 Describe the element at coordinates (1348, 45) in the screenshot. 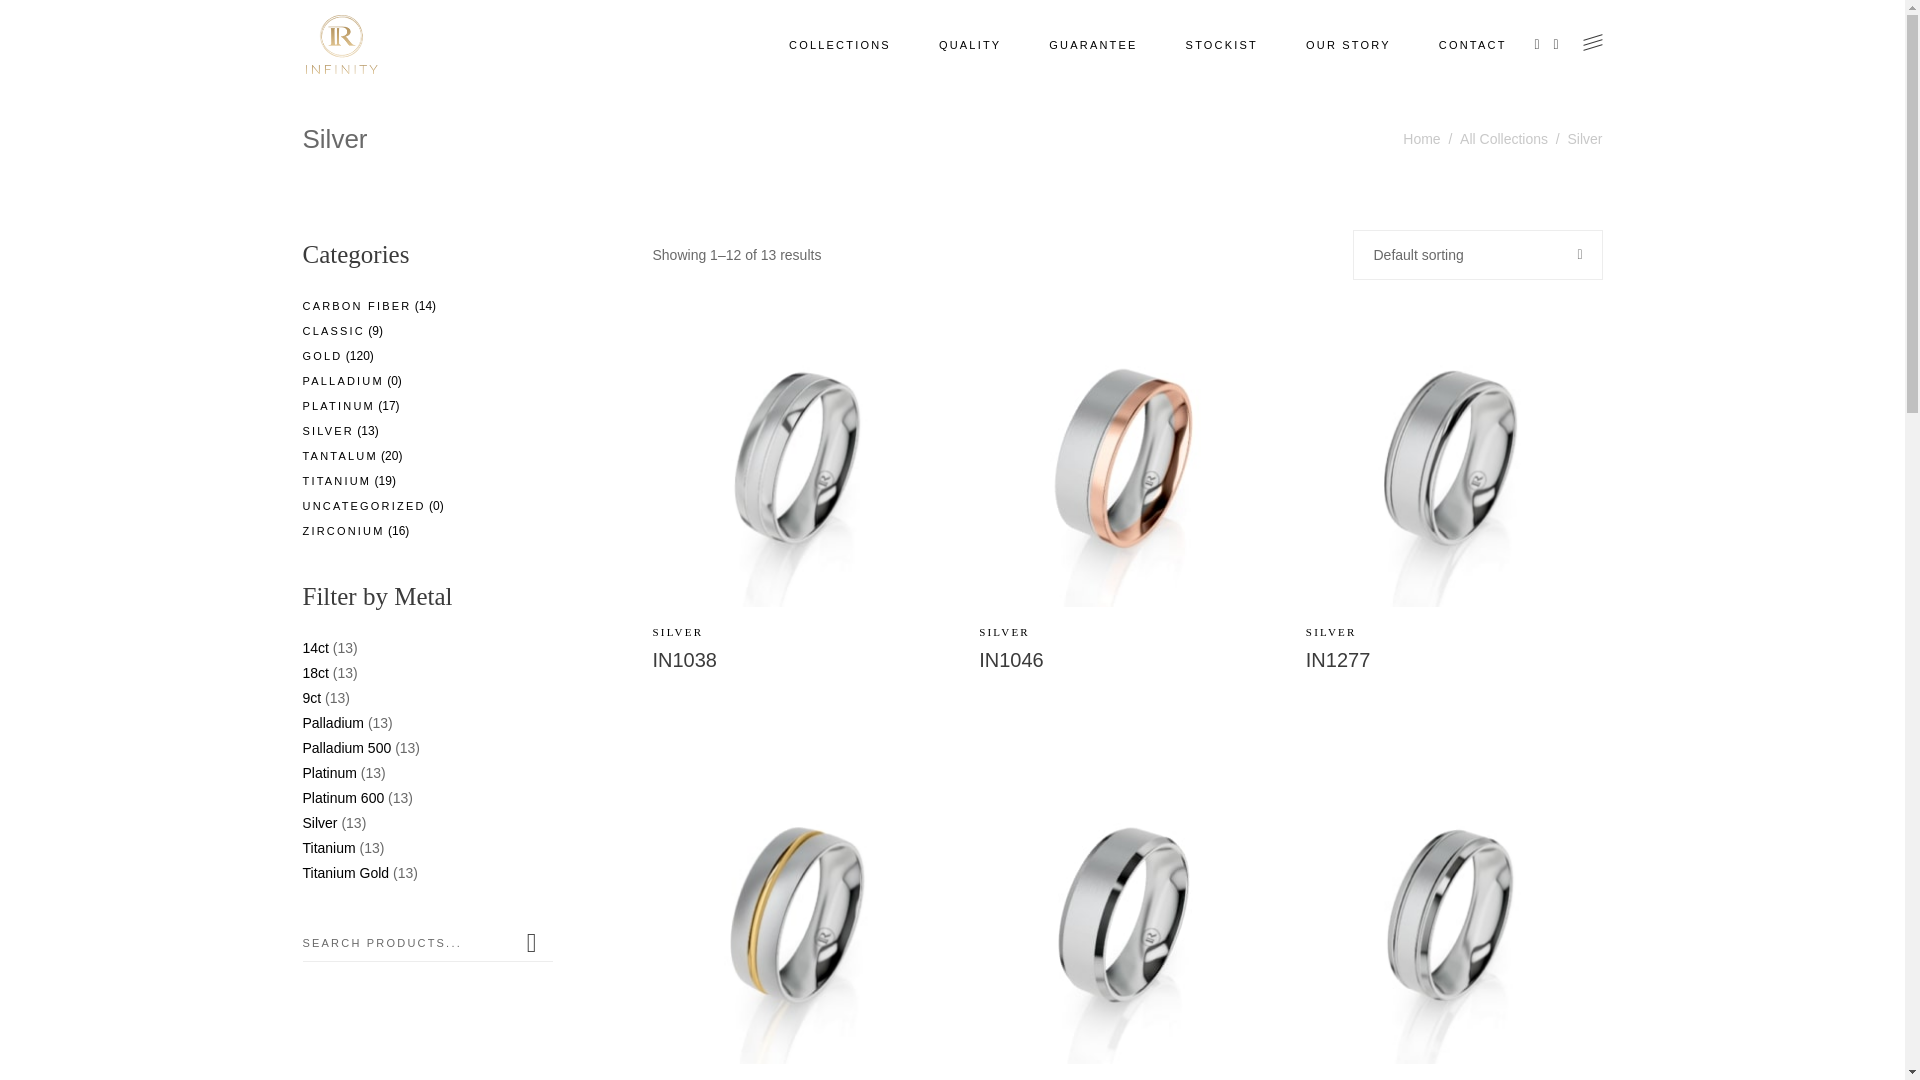

I see `'OUR STORY'` at that location.